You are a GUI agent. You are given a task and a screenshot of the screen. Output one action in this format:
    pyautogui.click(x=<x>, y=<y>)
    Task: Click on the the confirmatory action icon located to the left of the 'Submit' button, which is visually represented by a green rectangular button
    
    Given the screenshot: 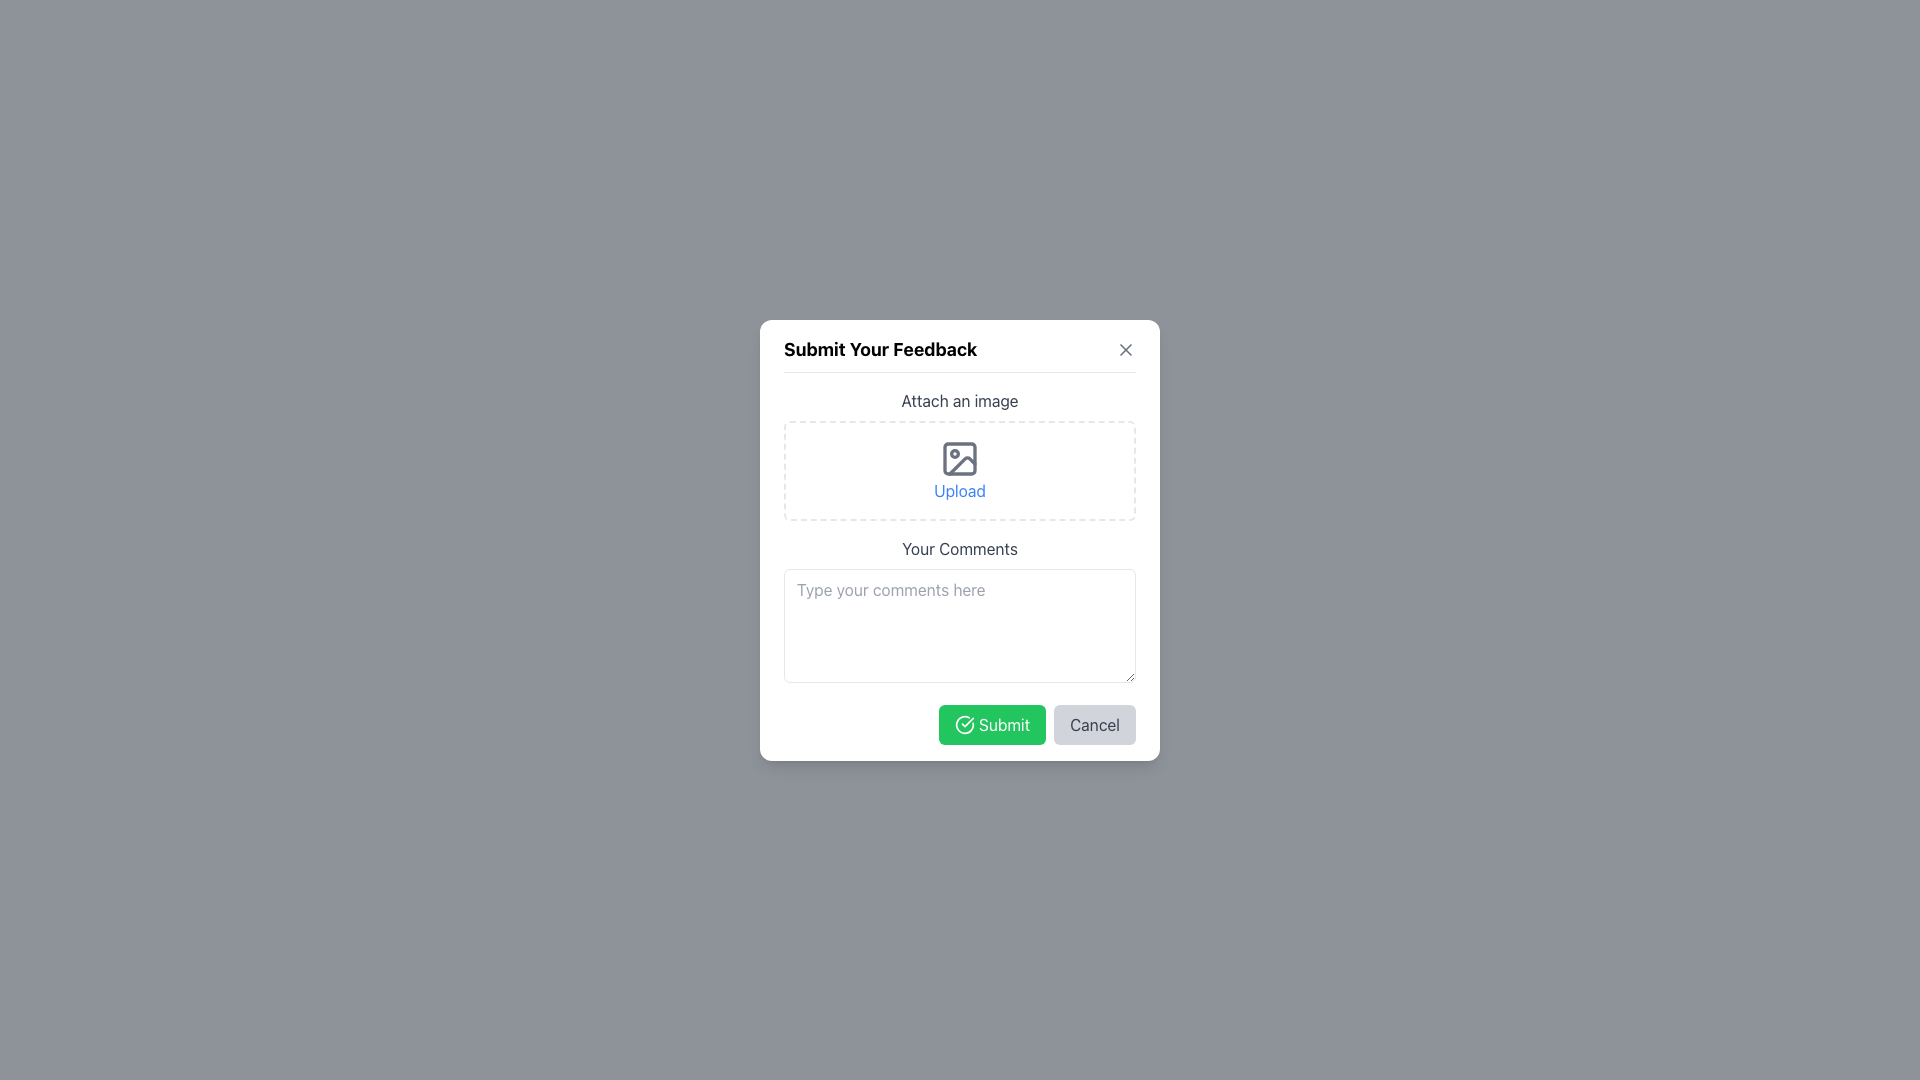 What is the action you would take?
    pyautogui.click(x=964, y=724)
    